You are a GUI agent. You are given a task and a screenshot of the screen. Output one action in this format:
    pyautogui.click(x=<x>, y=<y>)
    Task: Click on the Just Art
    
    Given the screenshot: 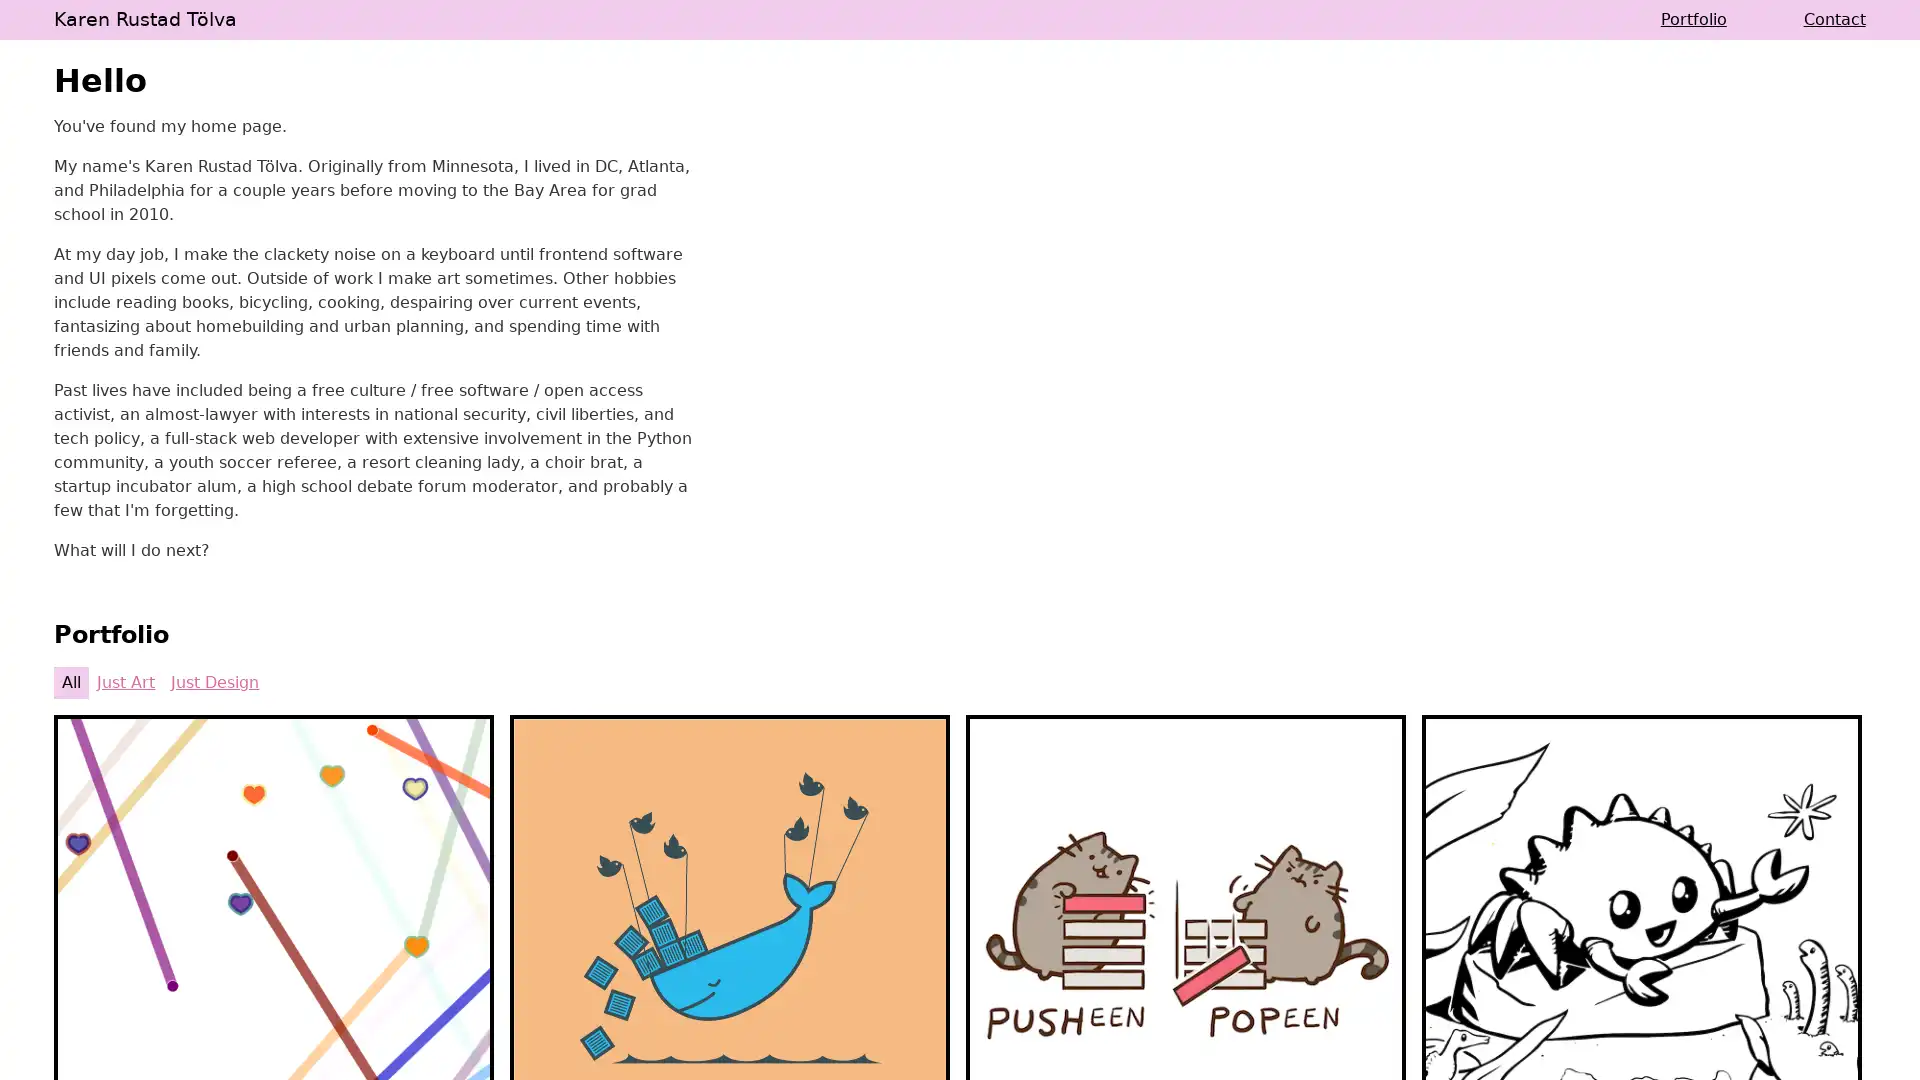 What is the action you would take?
    pyautogui.click(x=124, y=681)
    